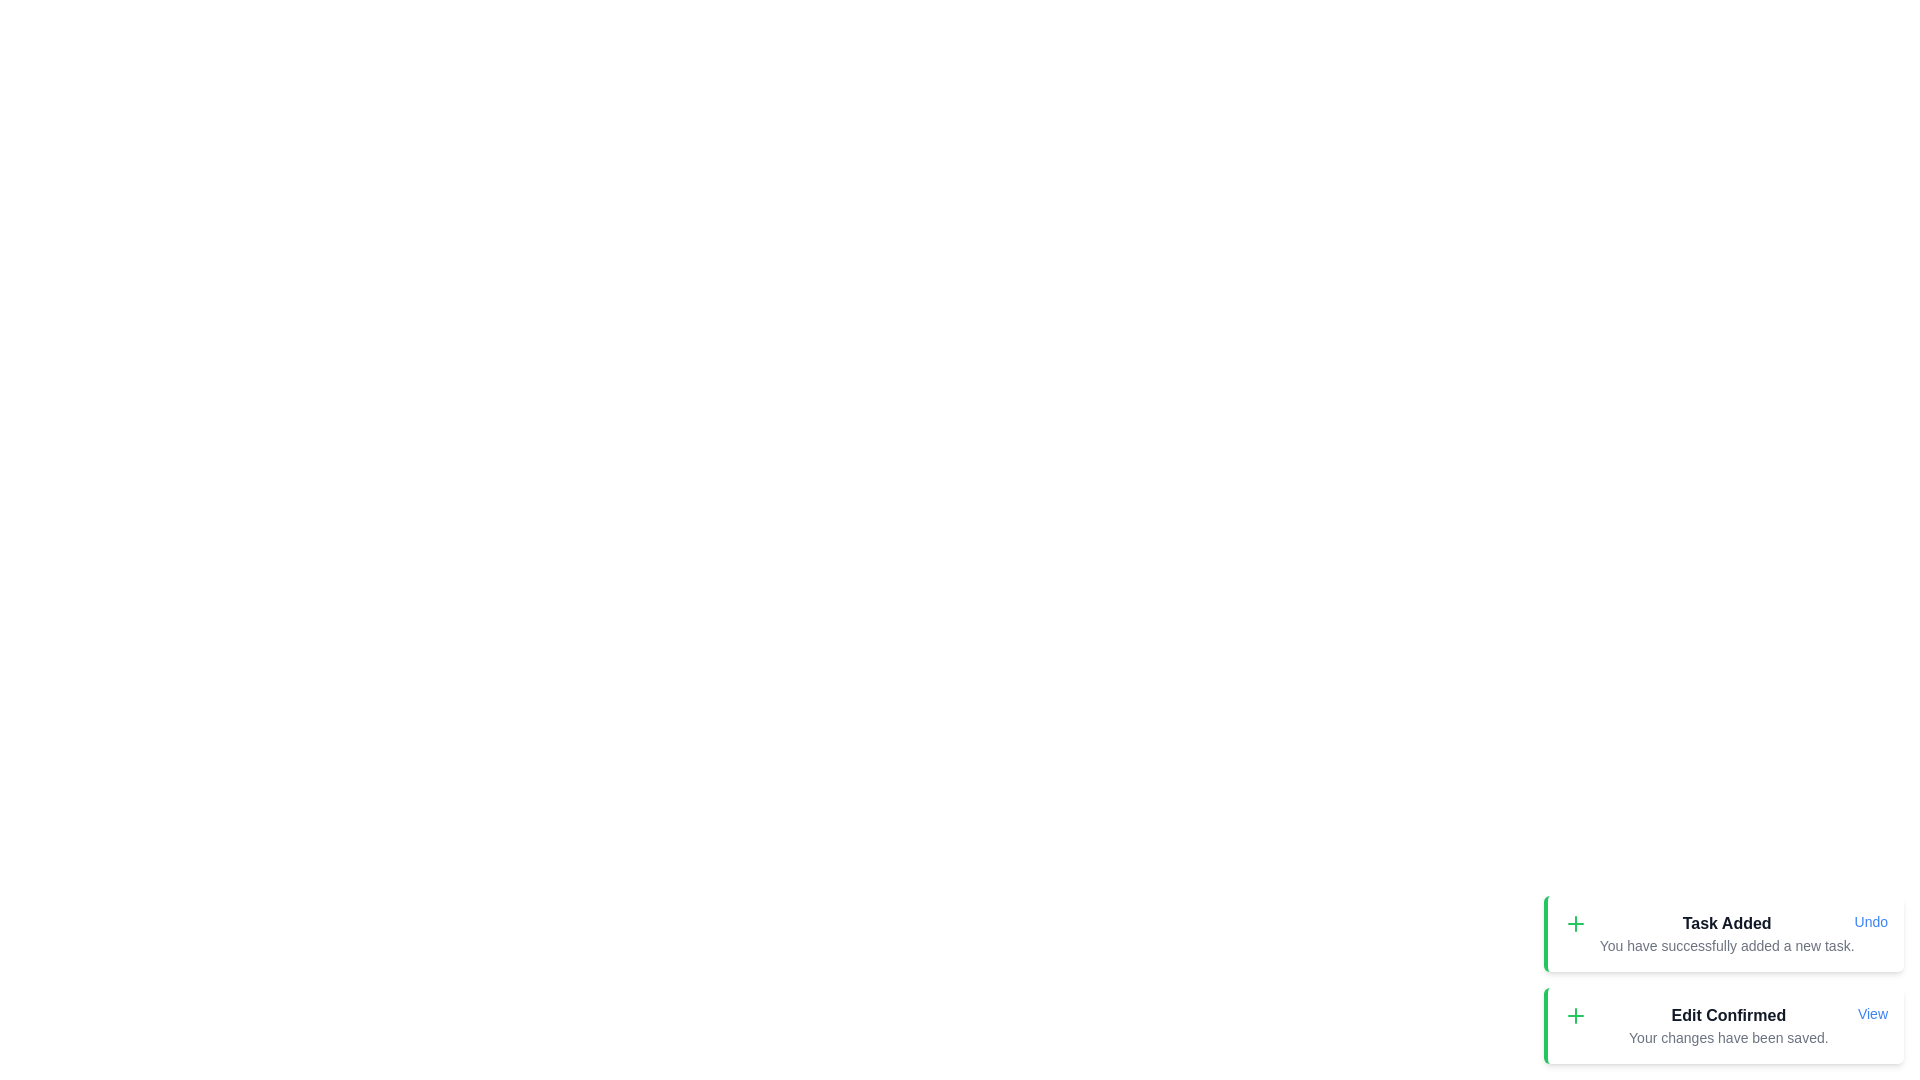 The image size is (1920, 1080). I want to click on the action button labeled View in the snackbar item, so click(1871, 1014).